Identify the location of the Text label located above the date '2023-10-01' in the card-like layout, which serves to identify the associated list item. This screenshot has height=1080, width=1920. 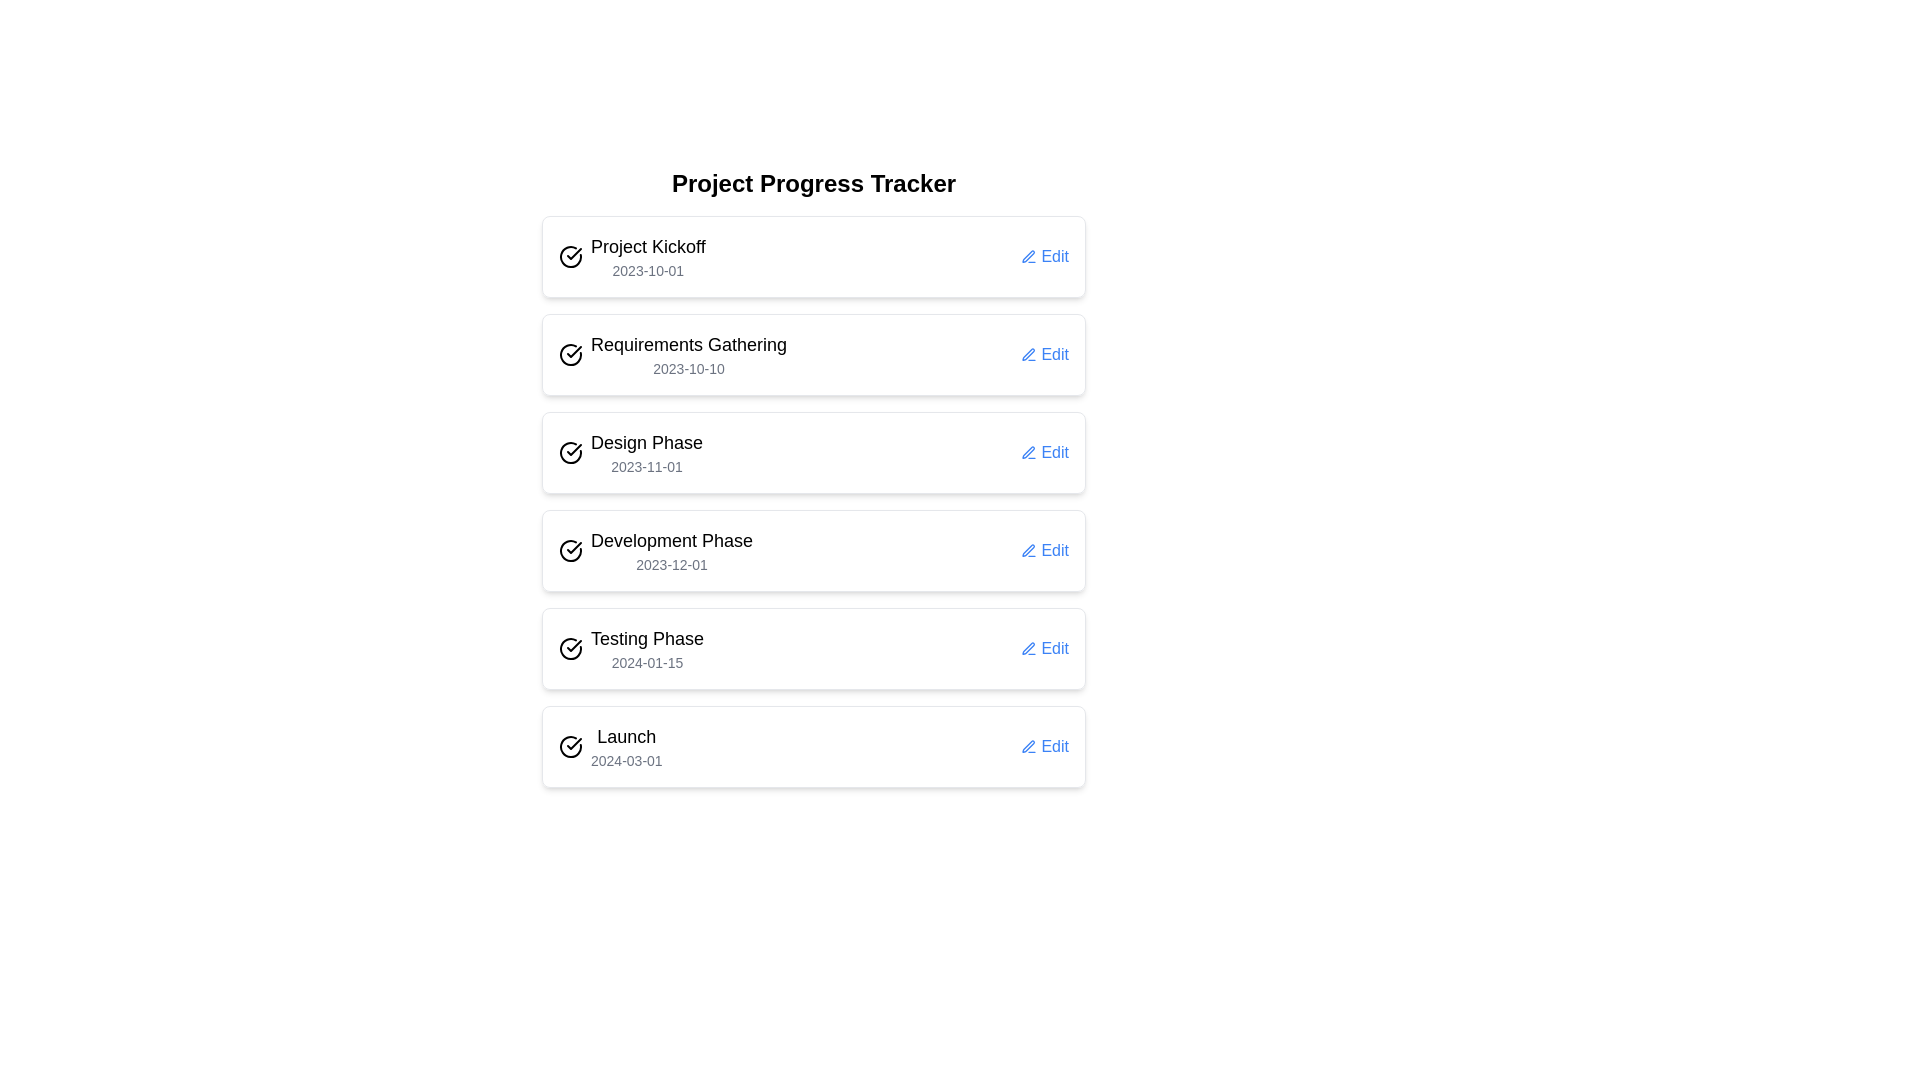
(648, 245).